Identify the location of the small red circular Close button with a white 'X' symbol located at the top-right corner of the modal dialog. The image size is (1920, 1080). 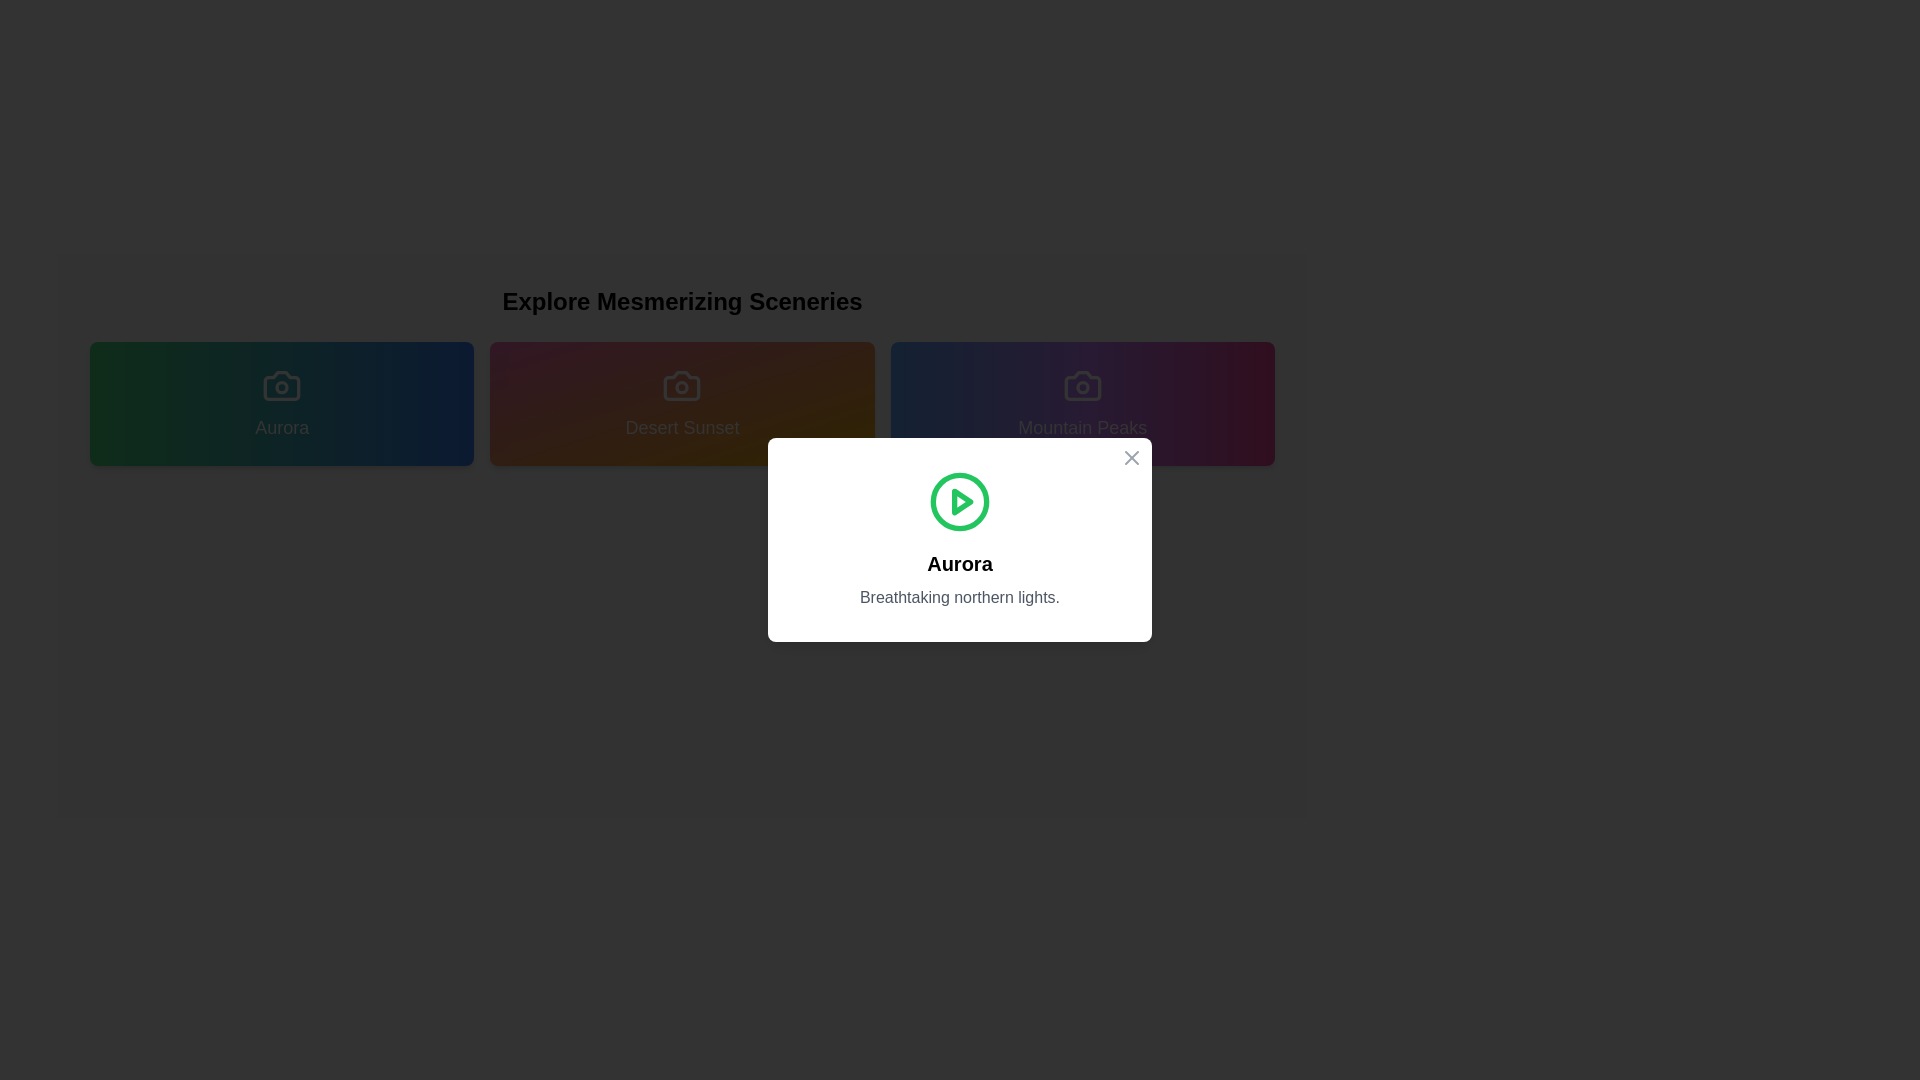
(1132, 458).